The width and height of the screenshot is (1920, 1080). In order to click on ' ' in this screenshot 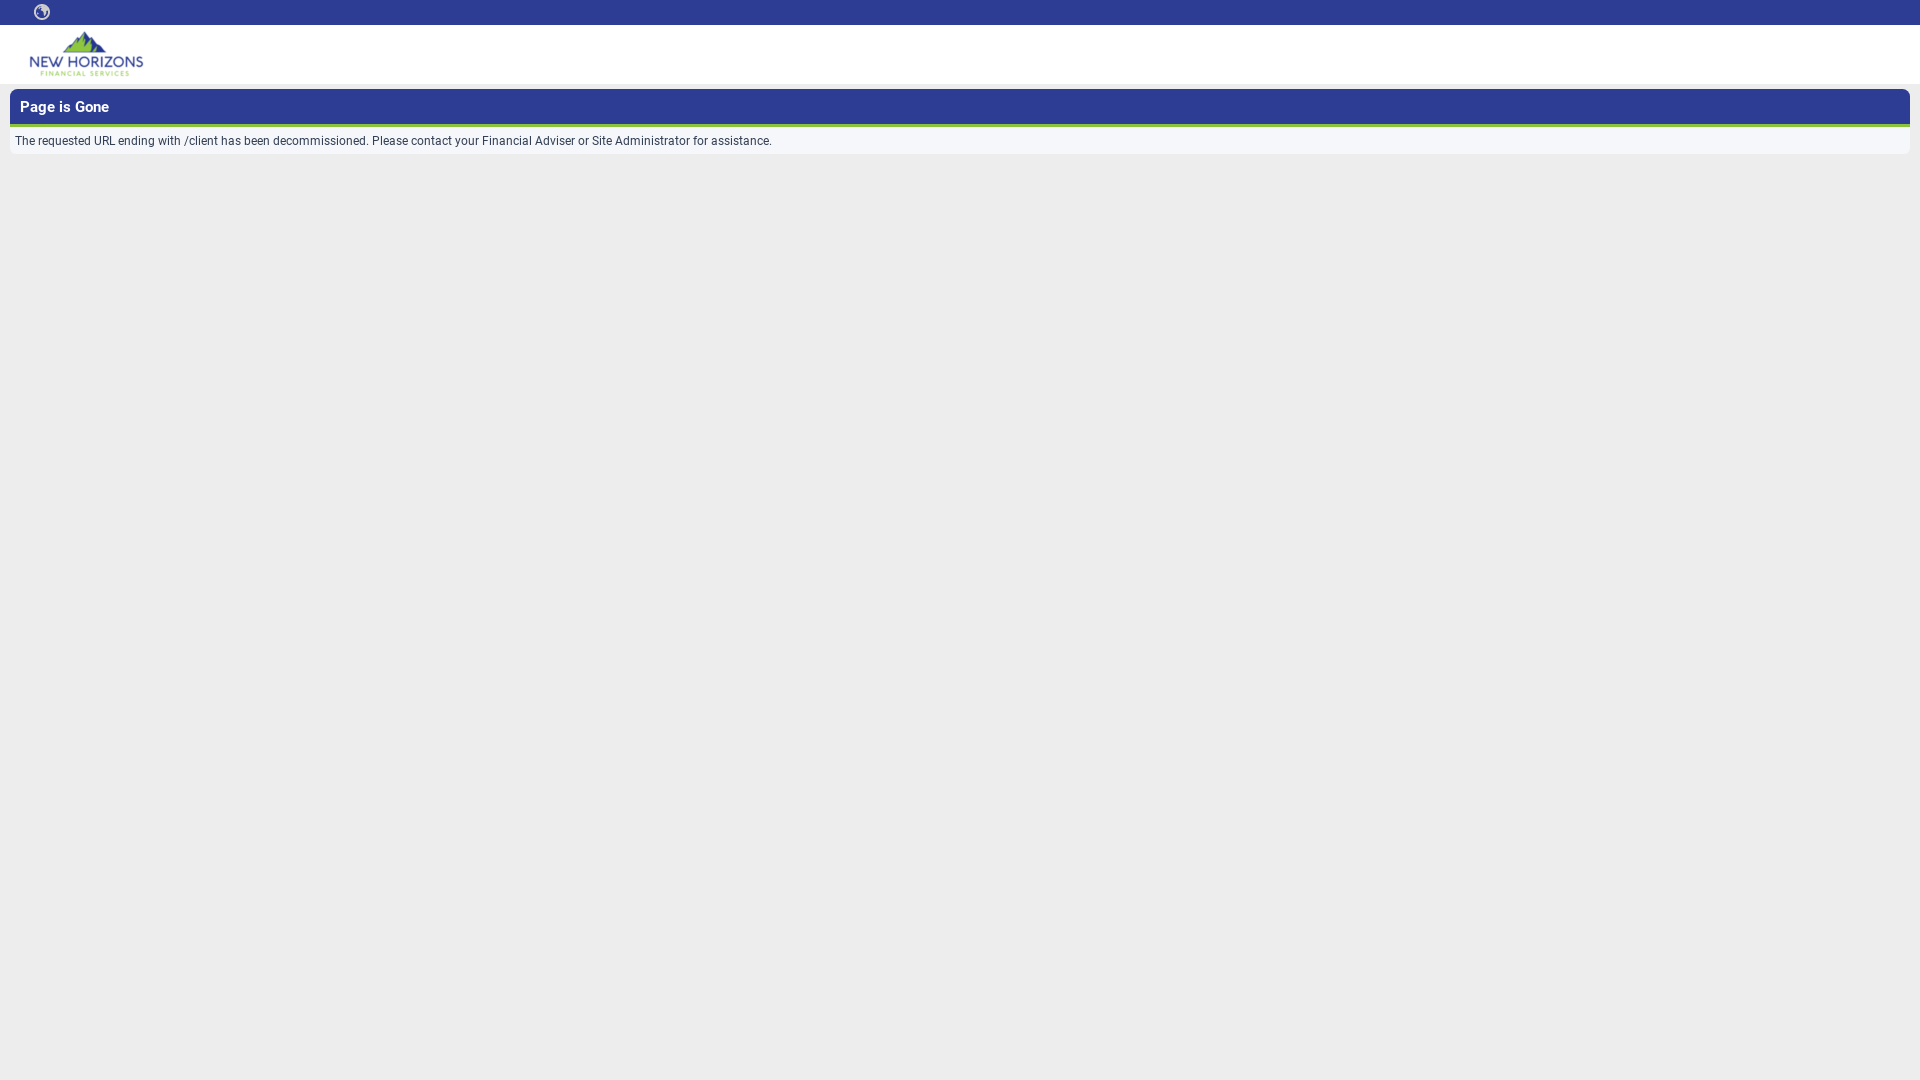, I will do `click(25, 11)`.